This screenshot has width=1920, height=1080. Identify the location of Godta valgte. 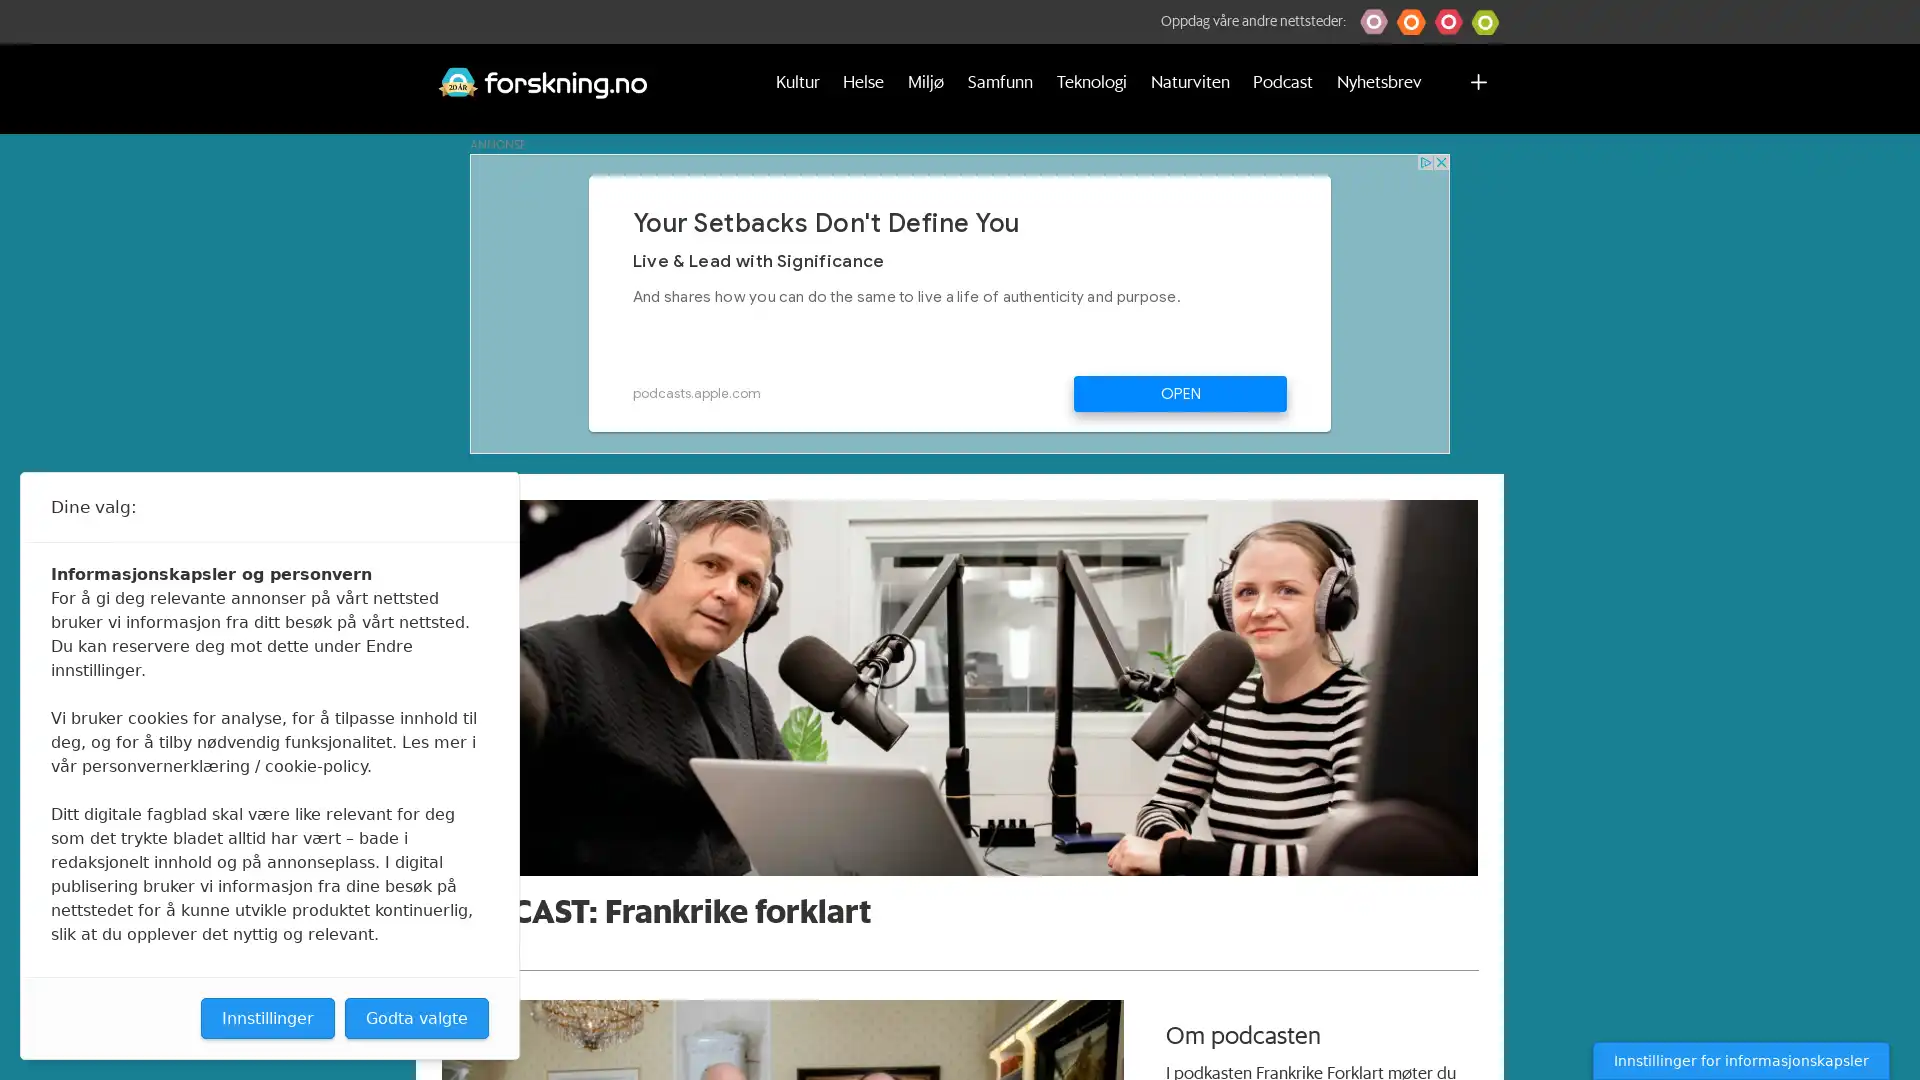
(416, 1018).